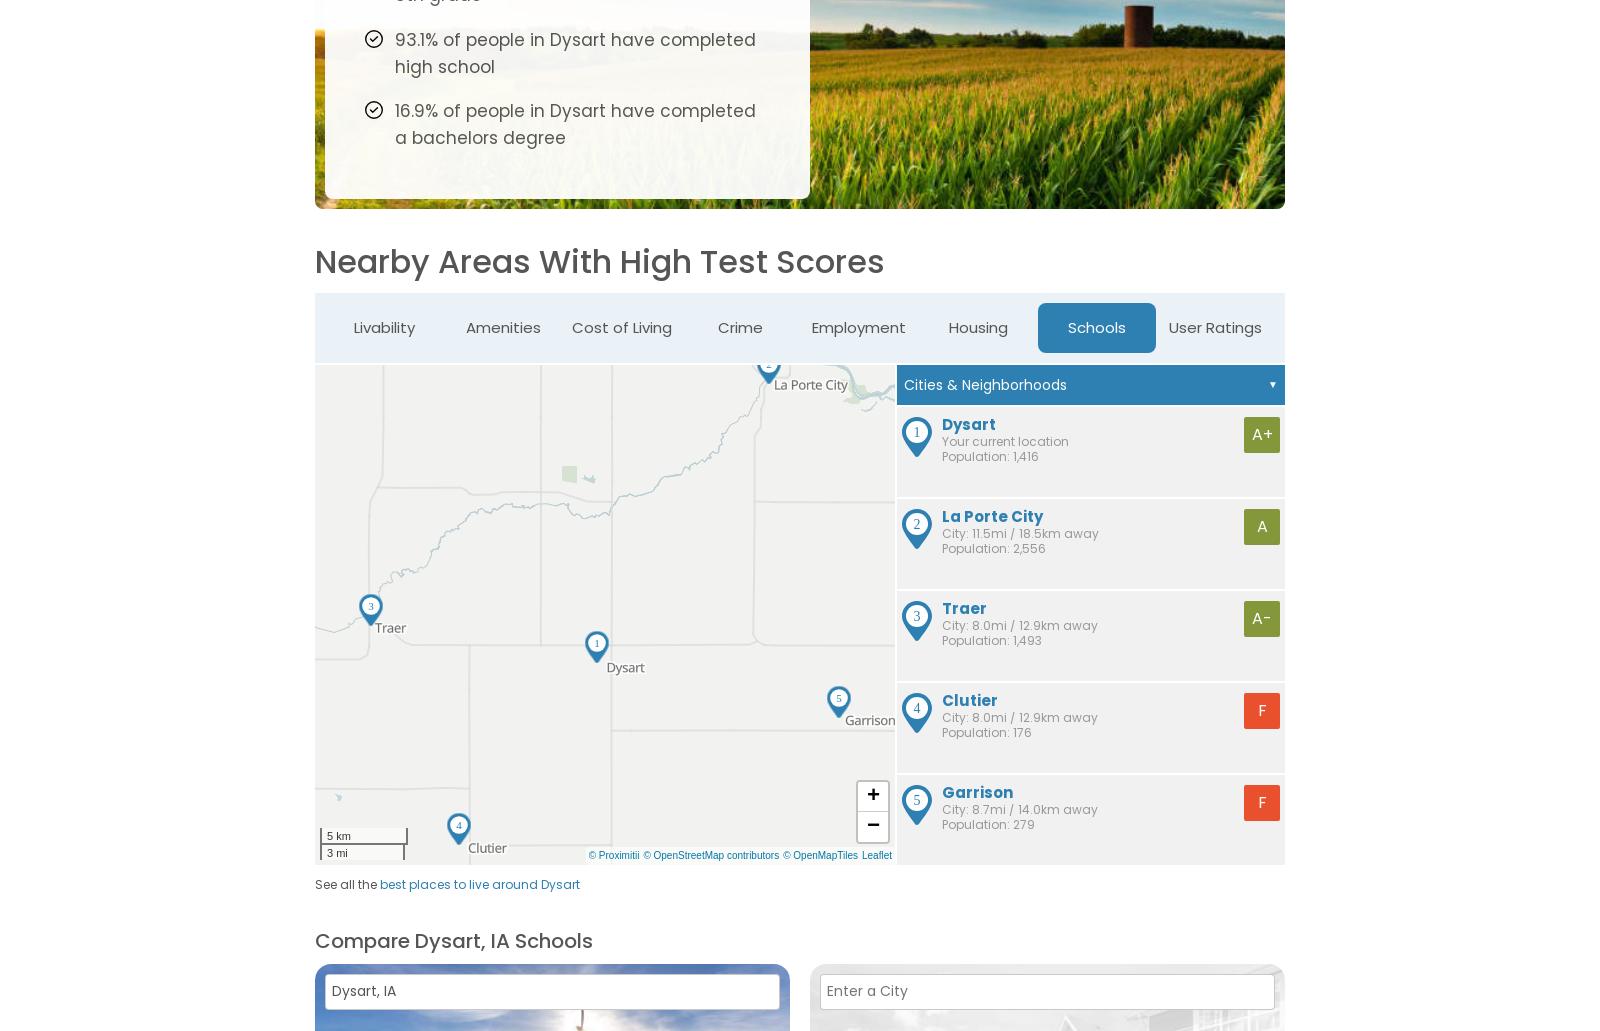  I want to click on 'Population: 1,493', so click(991, 639).